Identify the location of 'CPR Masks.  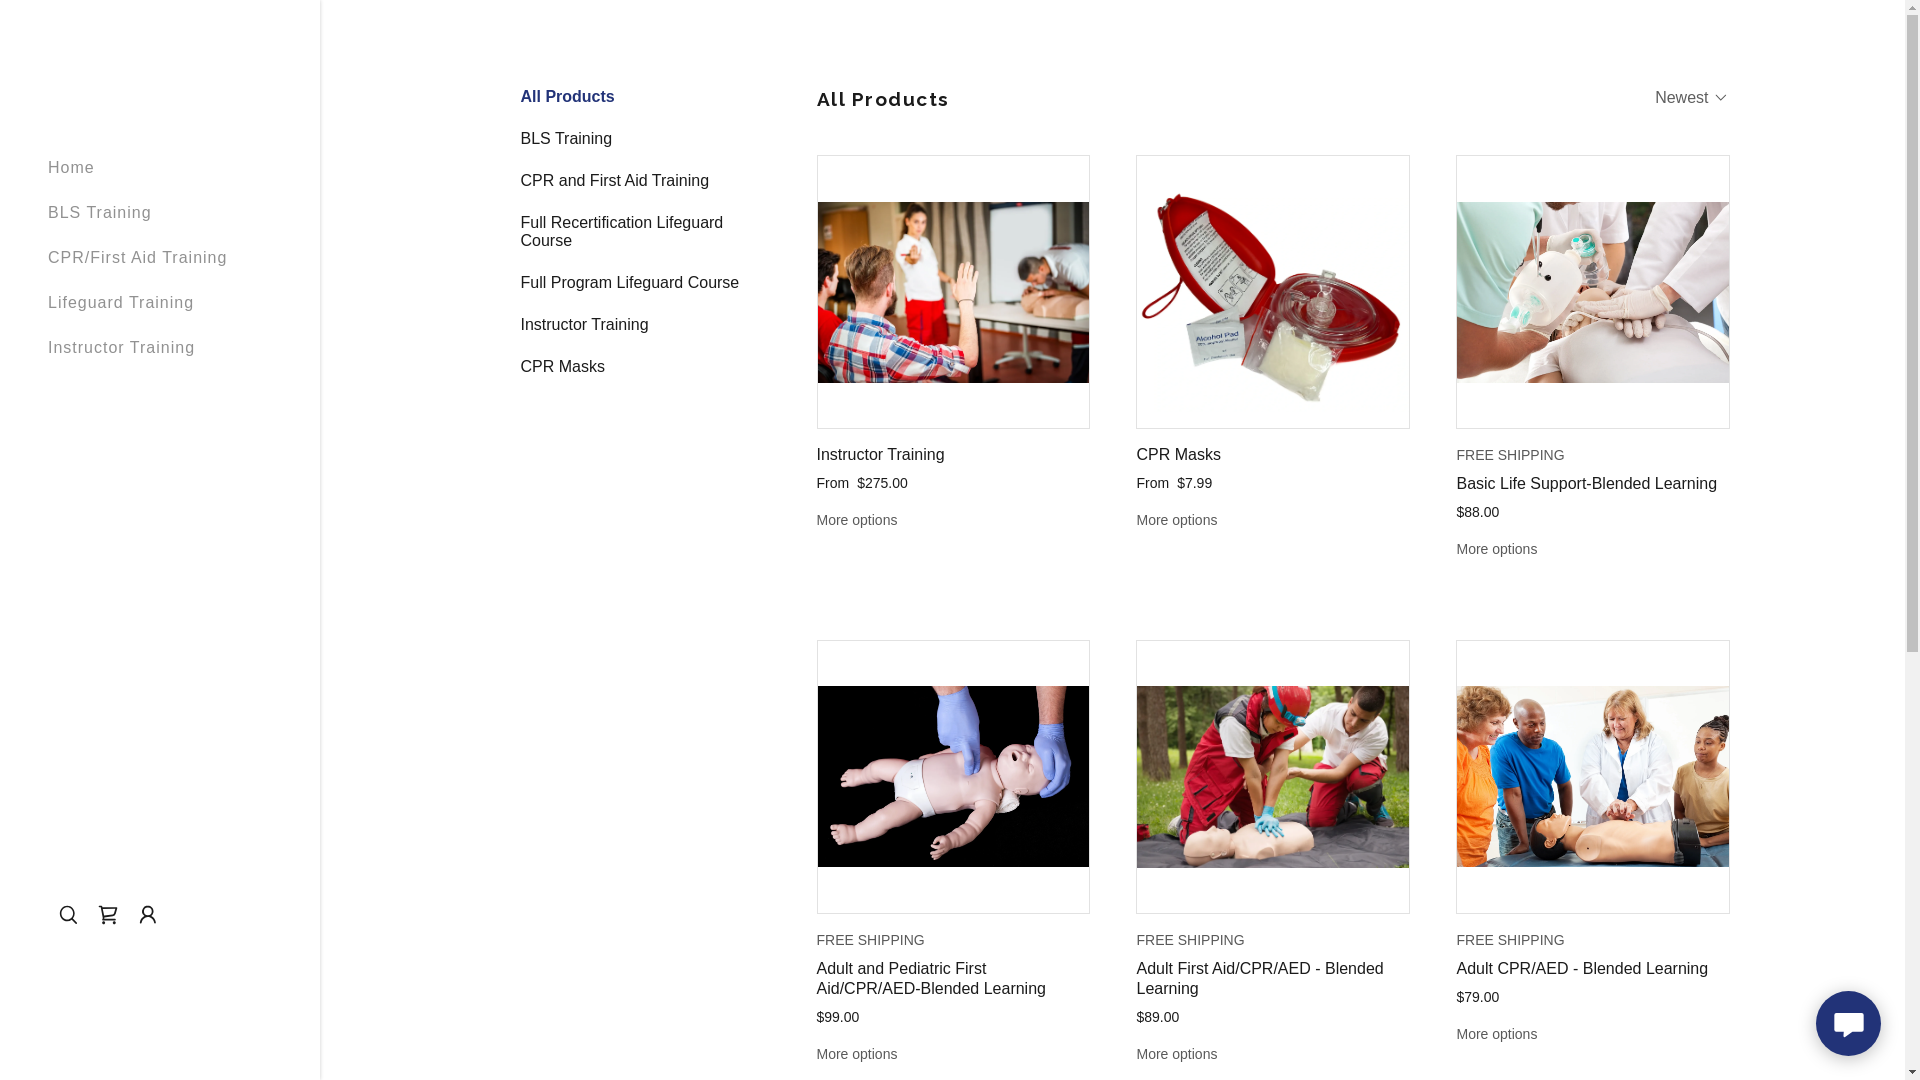
(1271, 342).